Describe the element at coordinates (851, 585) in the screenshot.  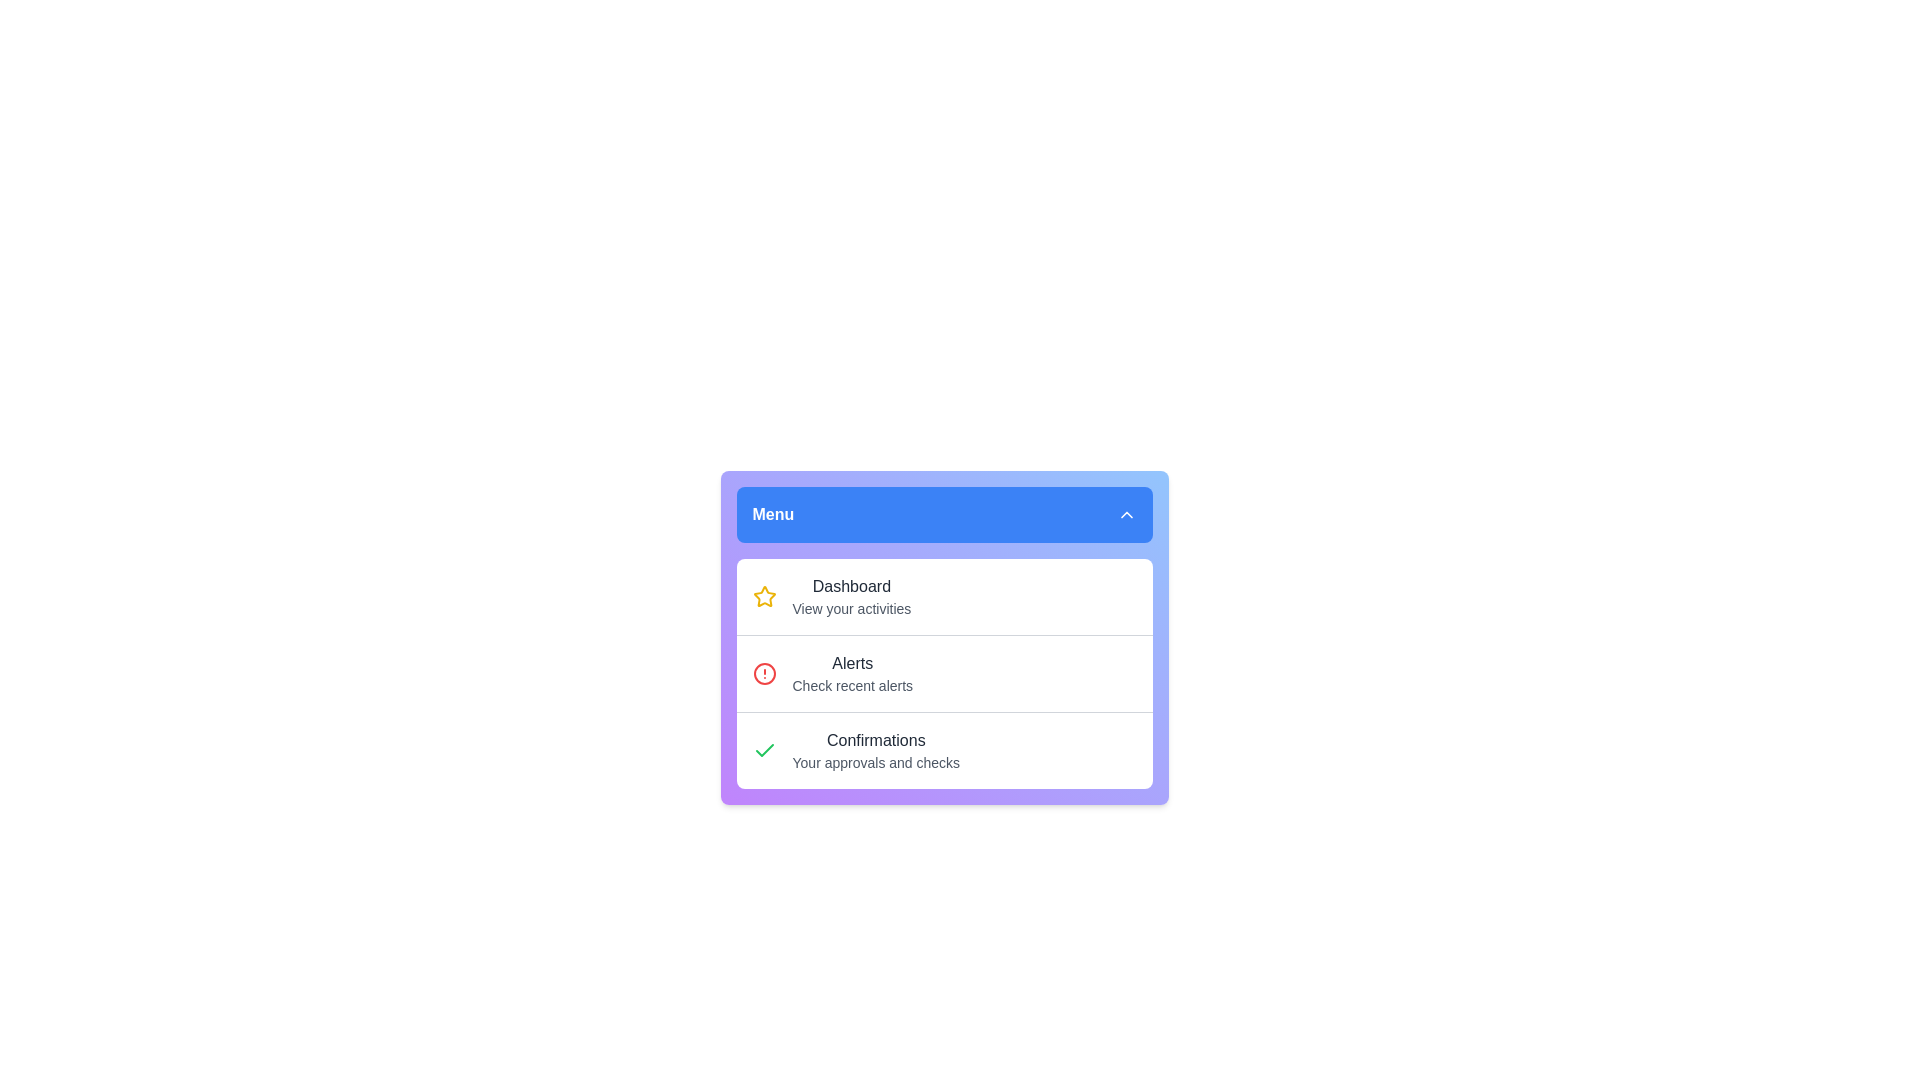
I see `the 'Dashboard' title label in the menu card which identifies the user's activities` at that location.